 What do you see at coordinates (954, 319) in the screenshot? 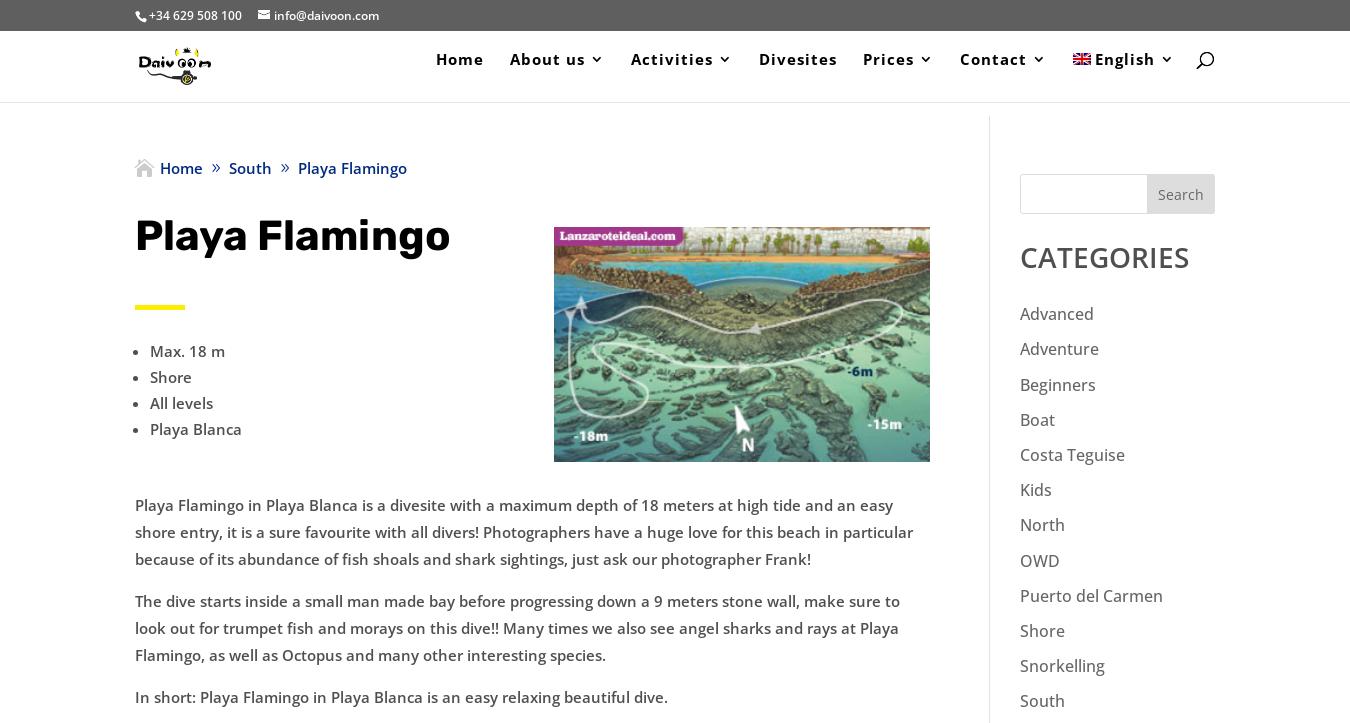
I see `'Sidemount'` at bounding box center [954, 319].